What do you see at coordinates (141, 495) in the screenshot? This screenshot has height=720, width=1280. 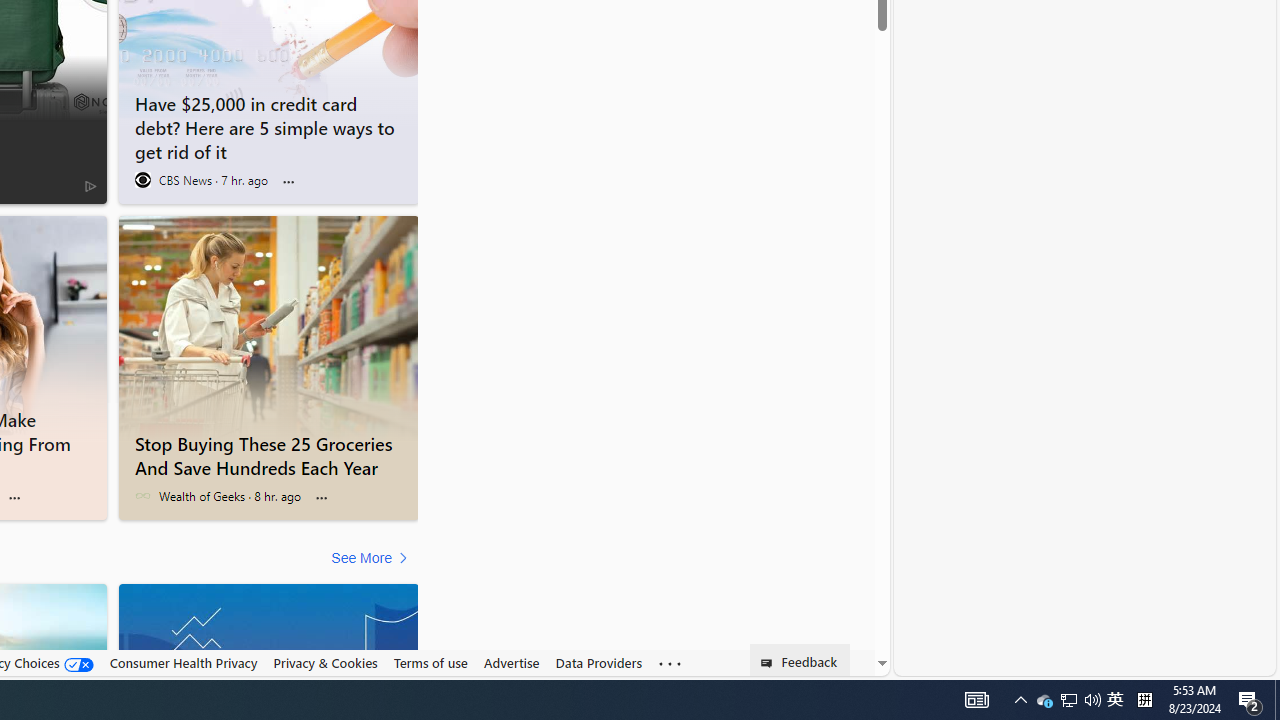 I see `'Wealth of Geeks'` at bounding box center [141, 495].